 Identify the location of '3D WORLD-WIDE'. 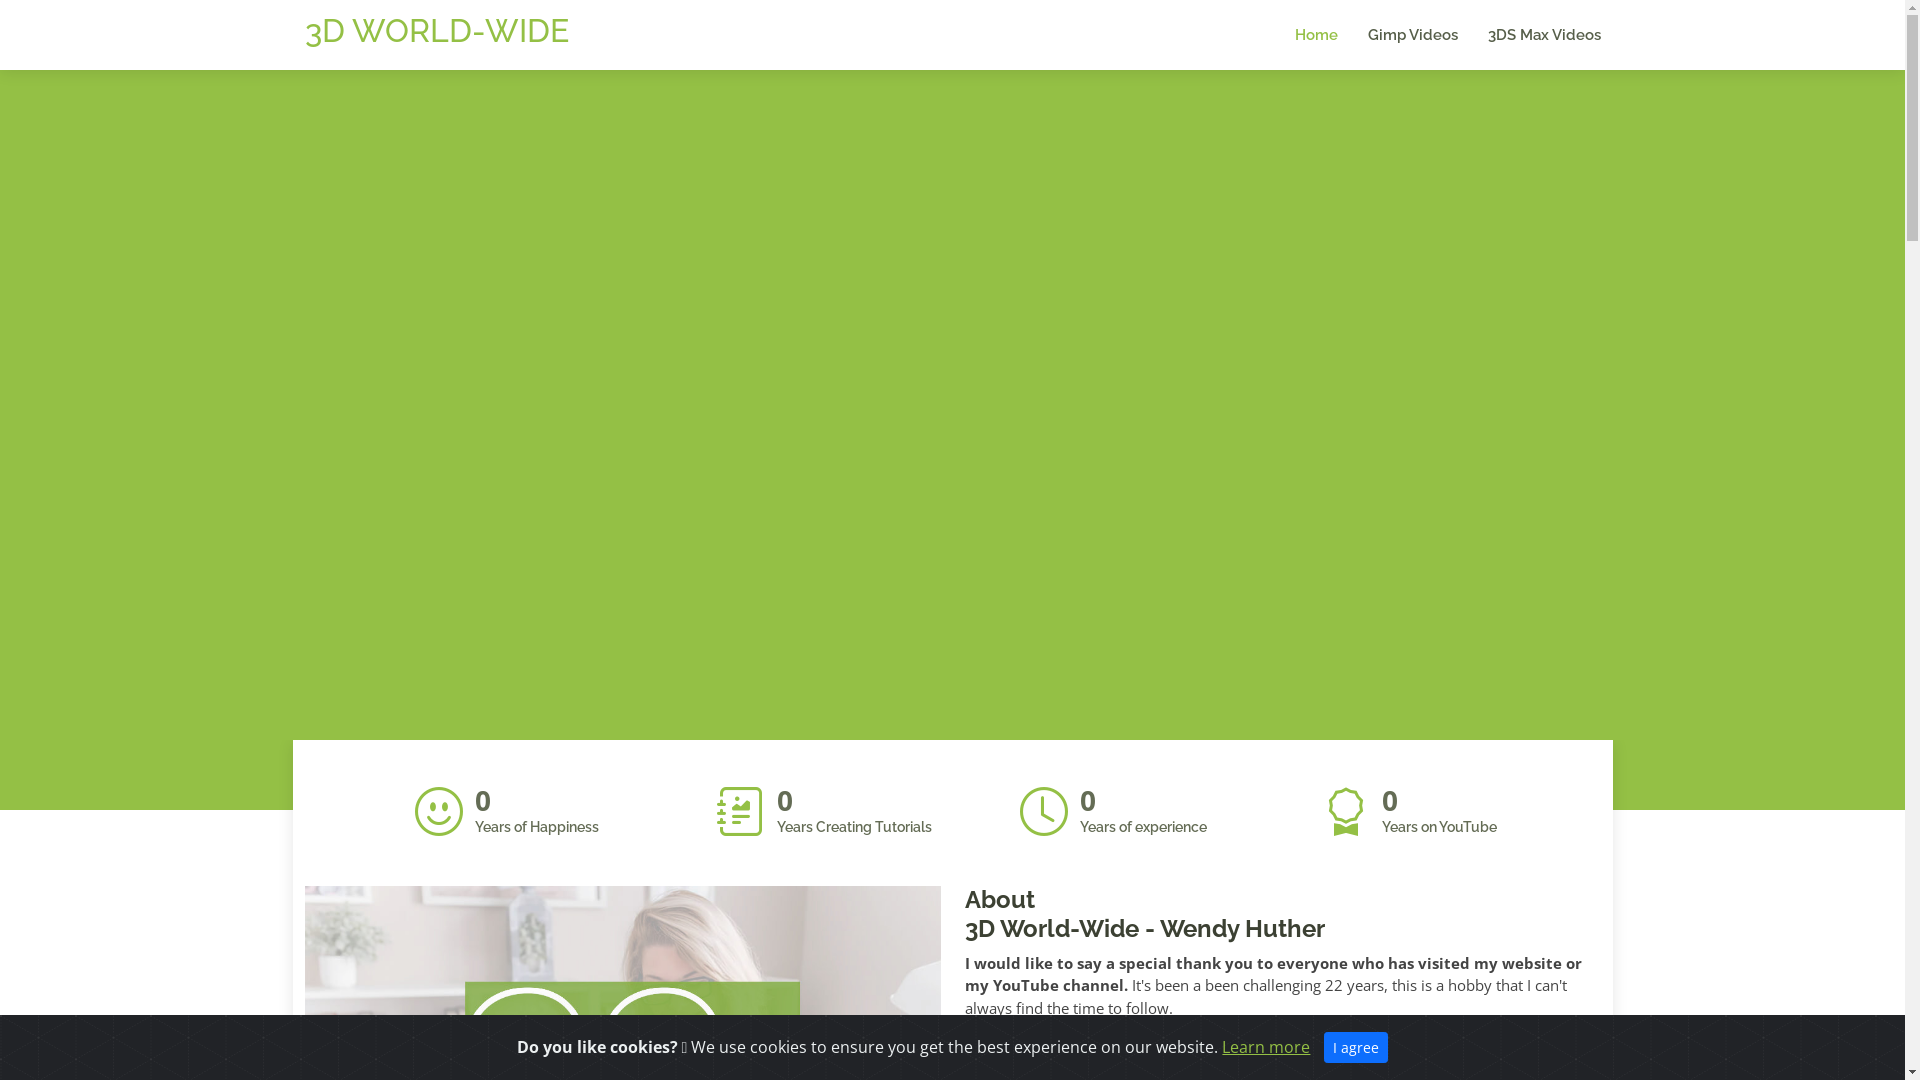
(435, 30).